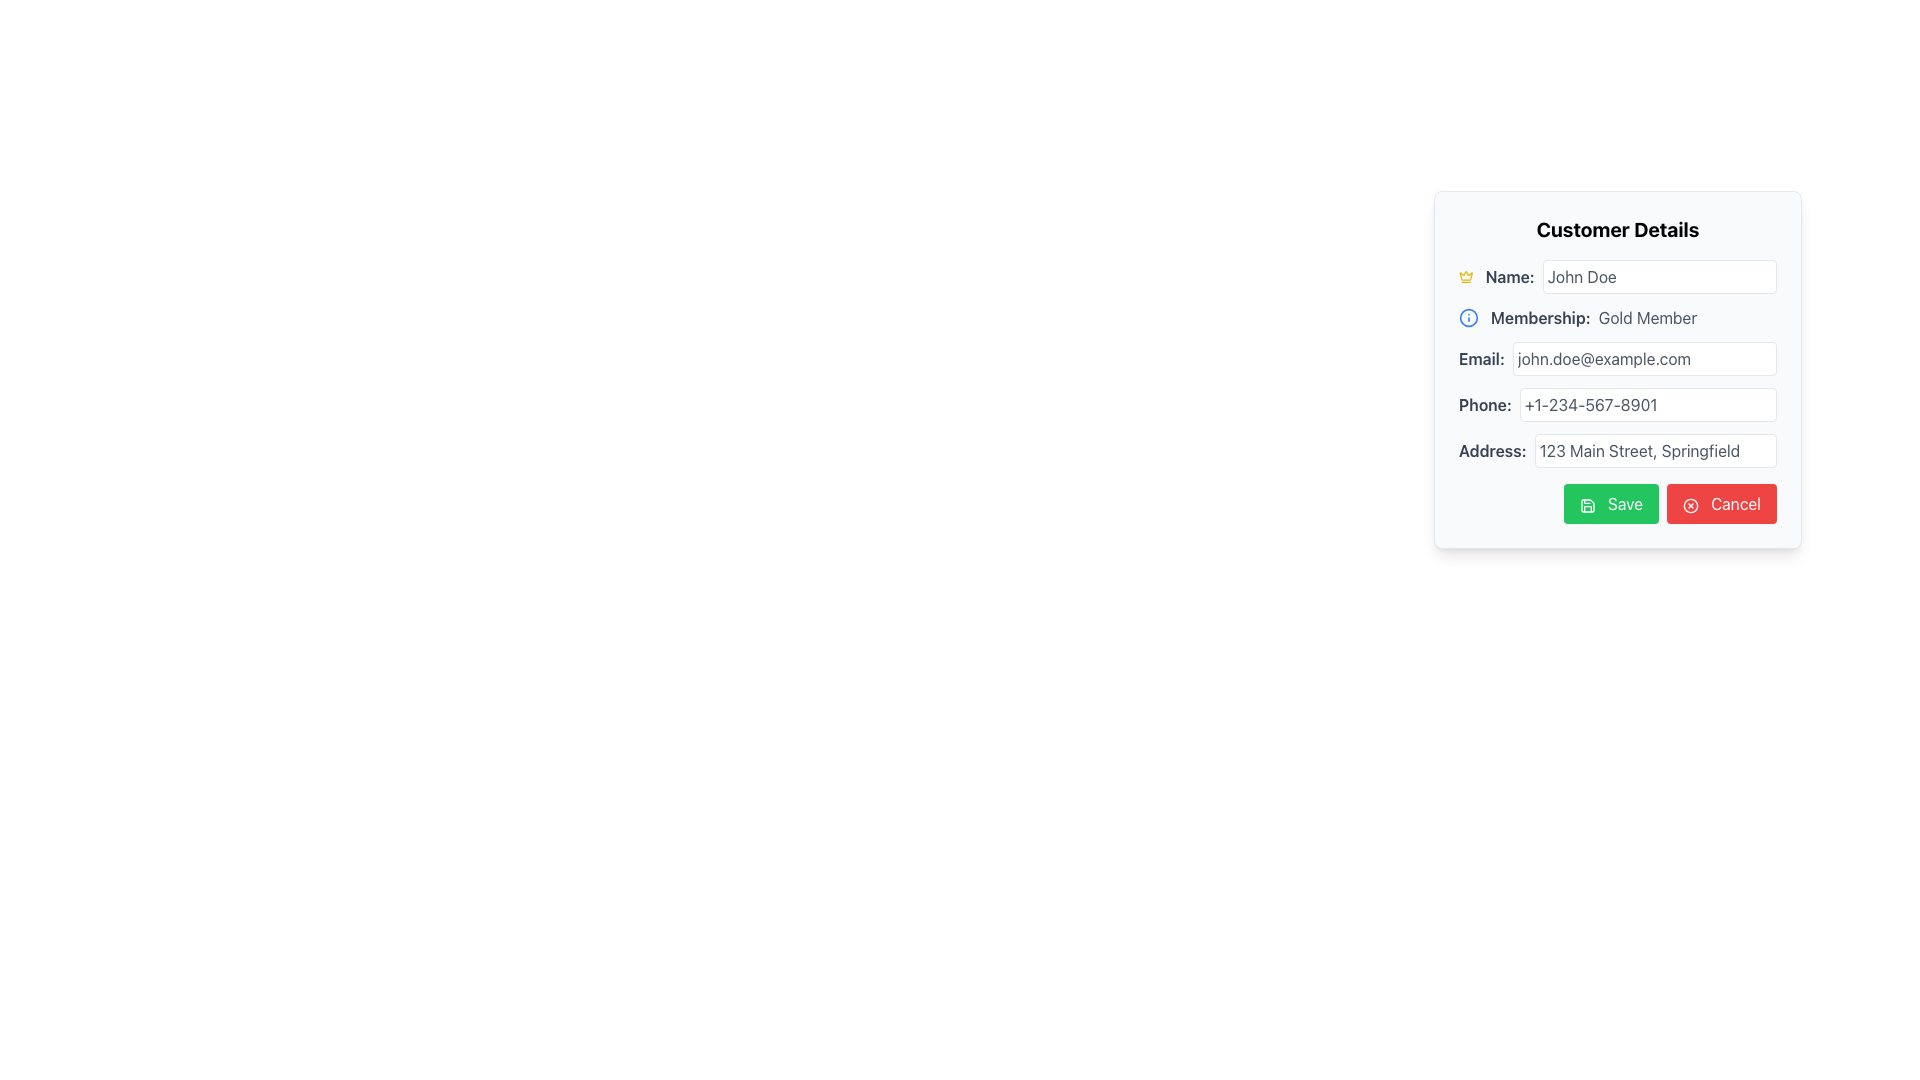 This screenshot has width=1920, height=1080. I want to click on the email input field, so click(1645, 357).